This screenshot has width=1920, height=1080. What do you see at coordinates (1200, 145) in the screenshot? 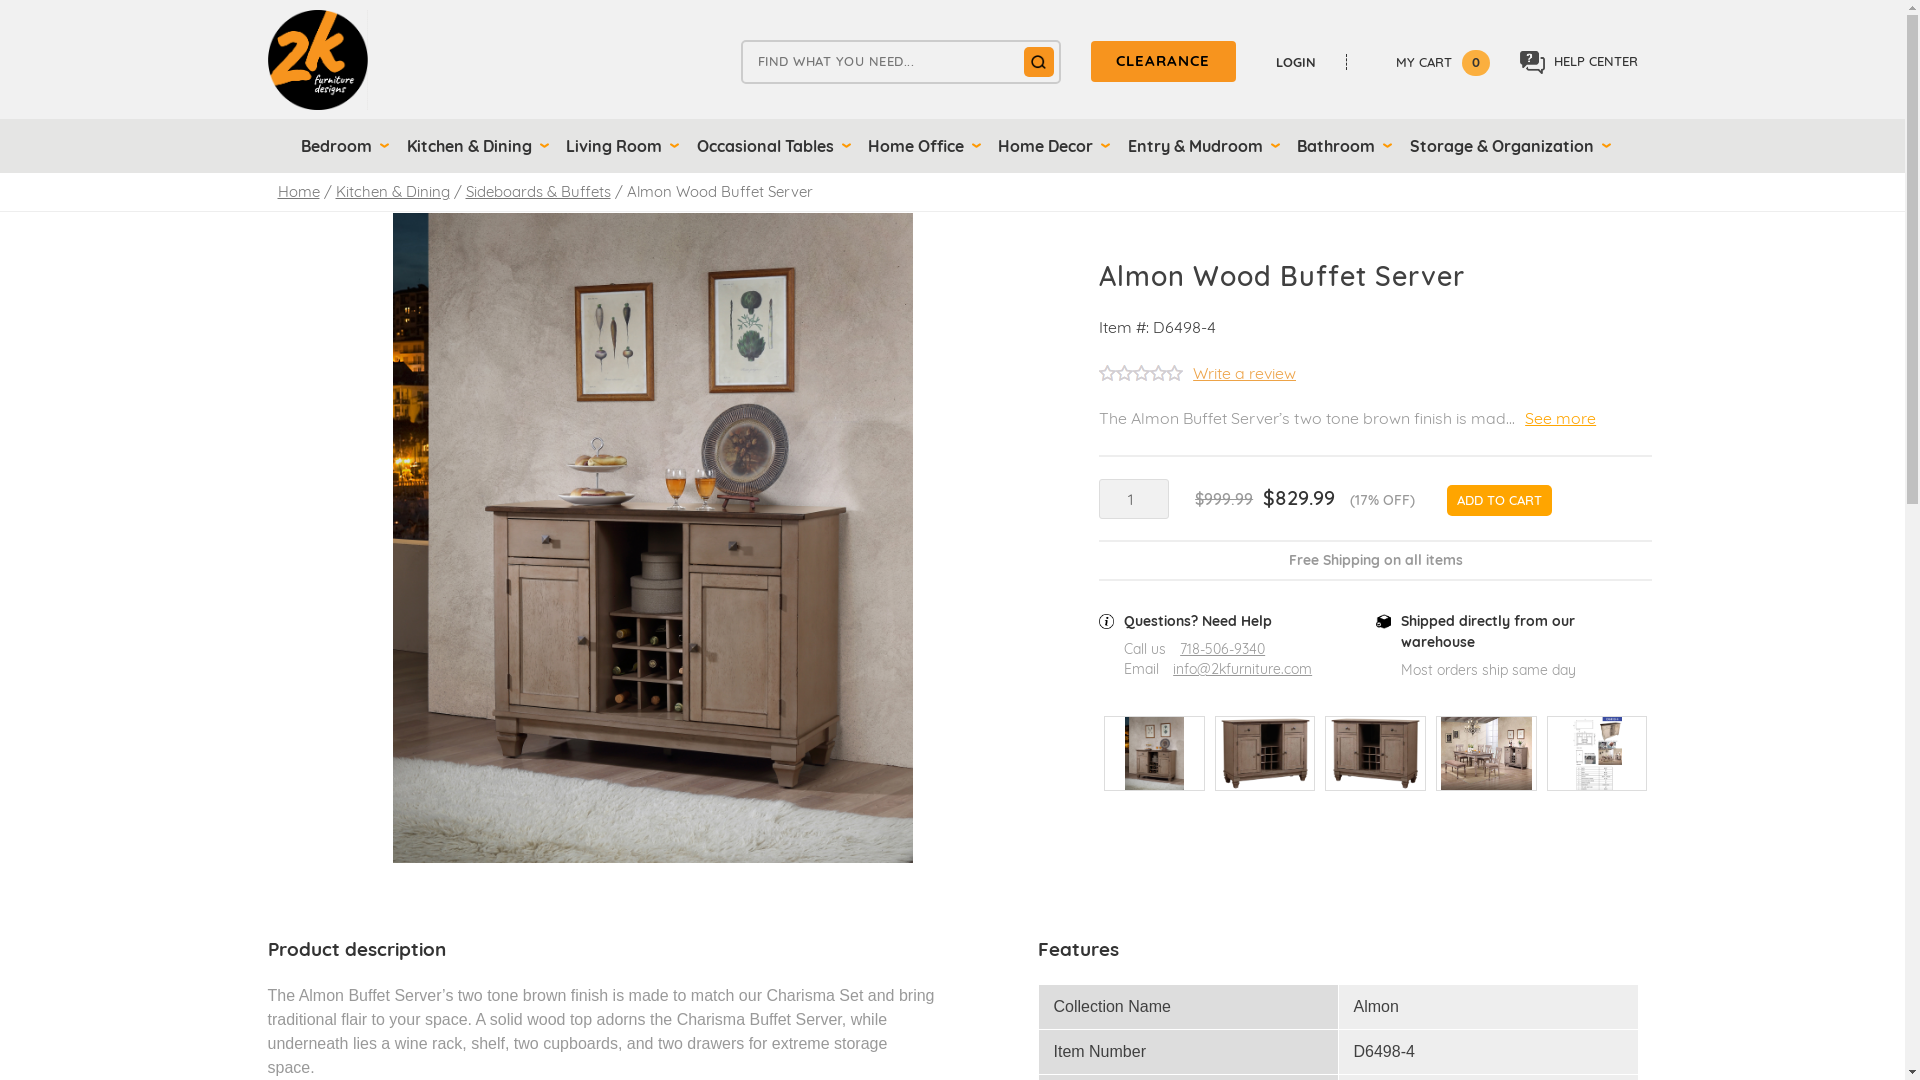
I see `'Entry & Mudroom'` at bounding box center [1200, 145].